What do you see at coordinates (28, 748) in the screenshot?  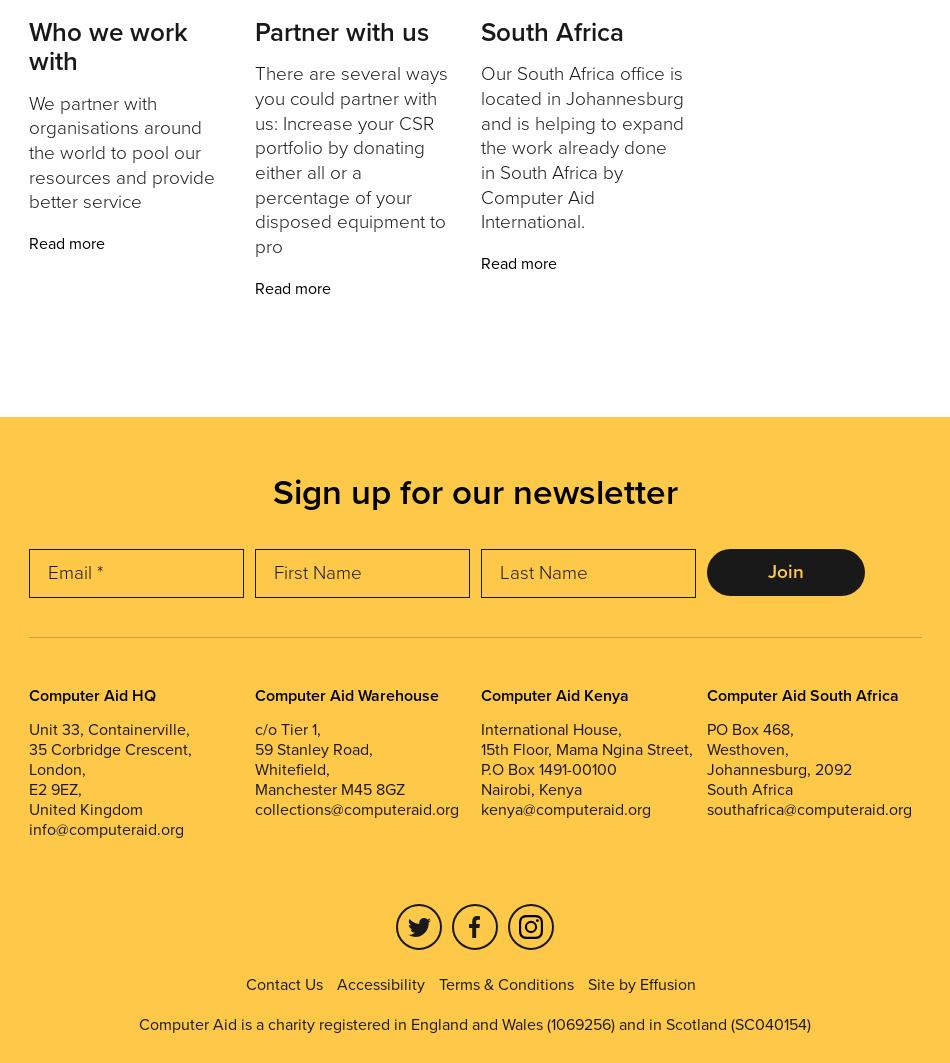 I see `'35 Corbridge Crescent,'` at bounding box center [28, 748].